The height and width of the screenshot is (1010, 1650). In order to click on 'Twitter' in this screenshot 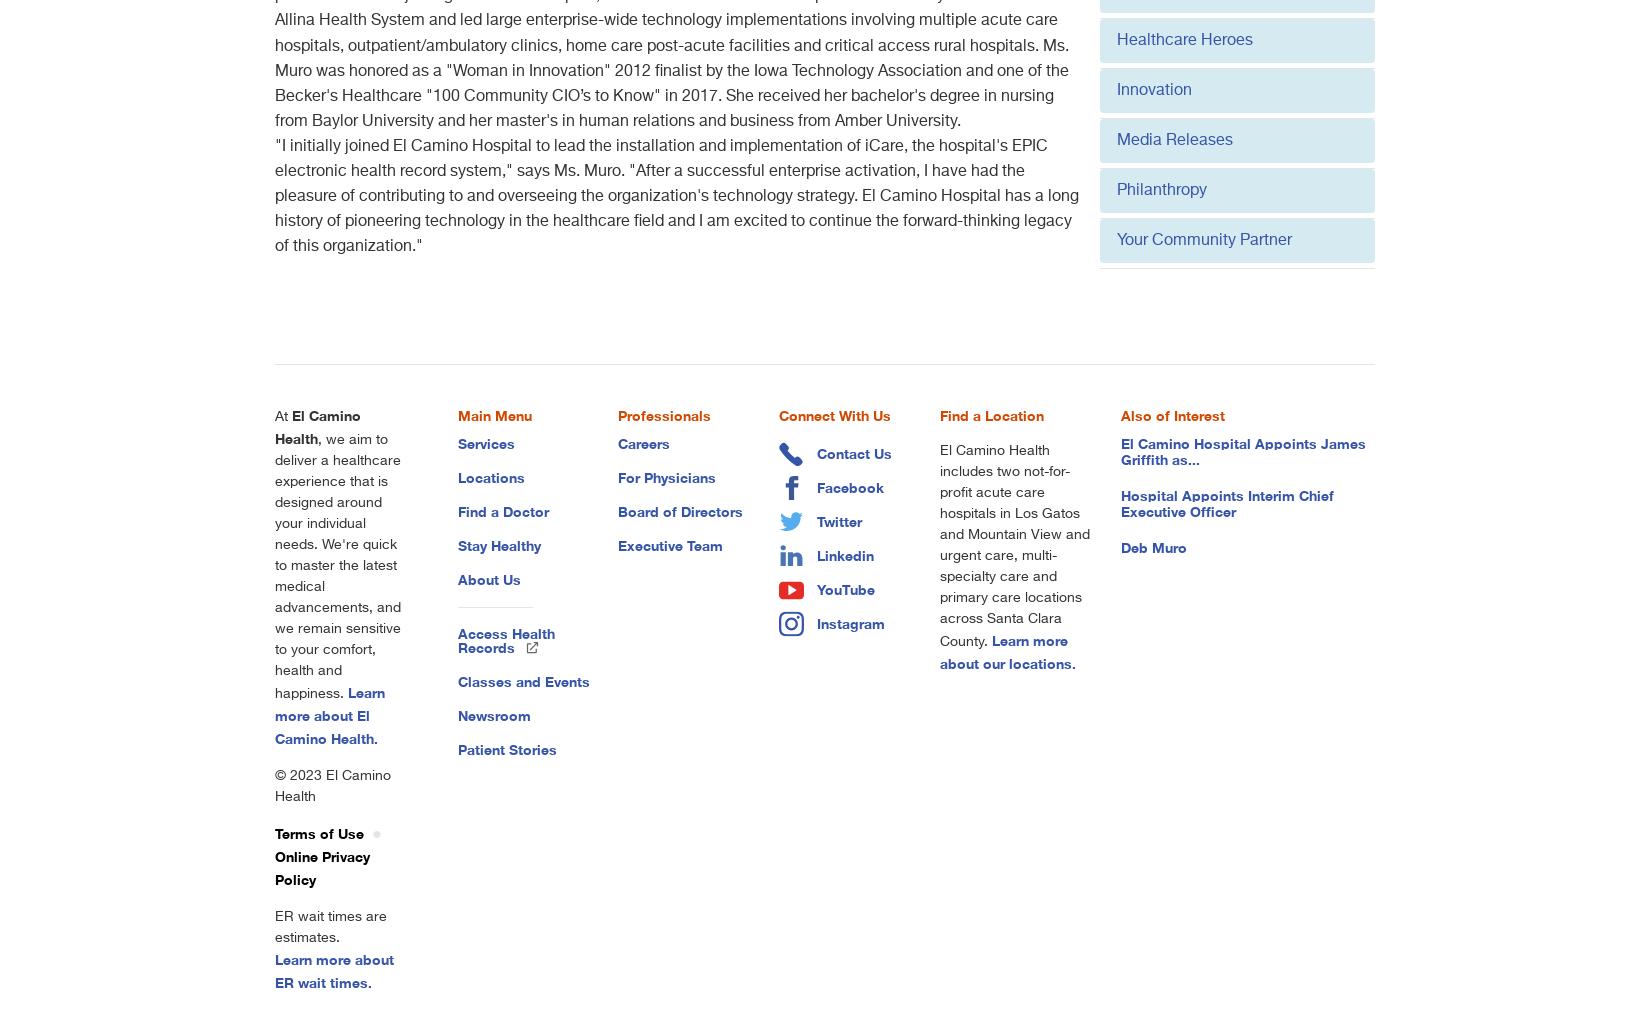, I will do `click(816, 520)`.